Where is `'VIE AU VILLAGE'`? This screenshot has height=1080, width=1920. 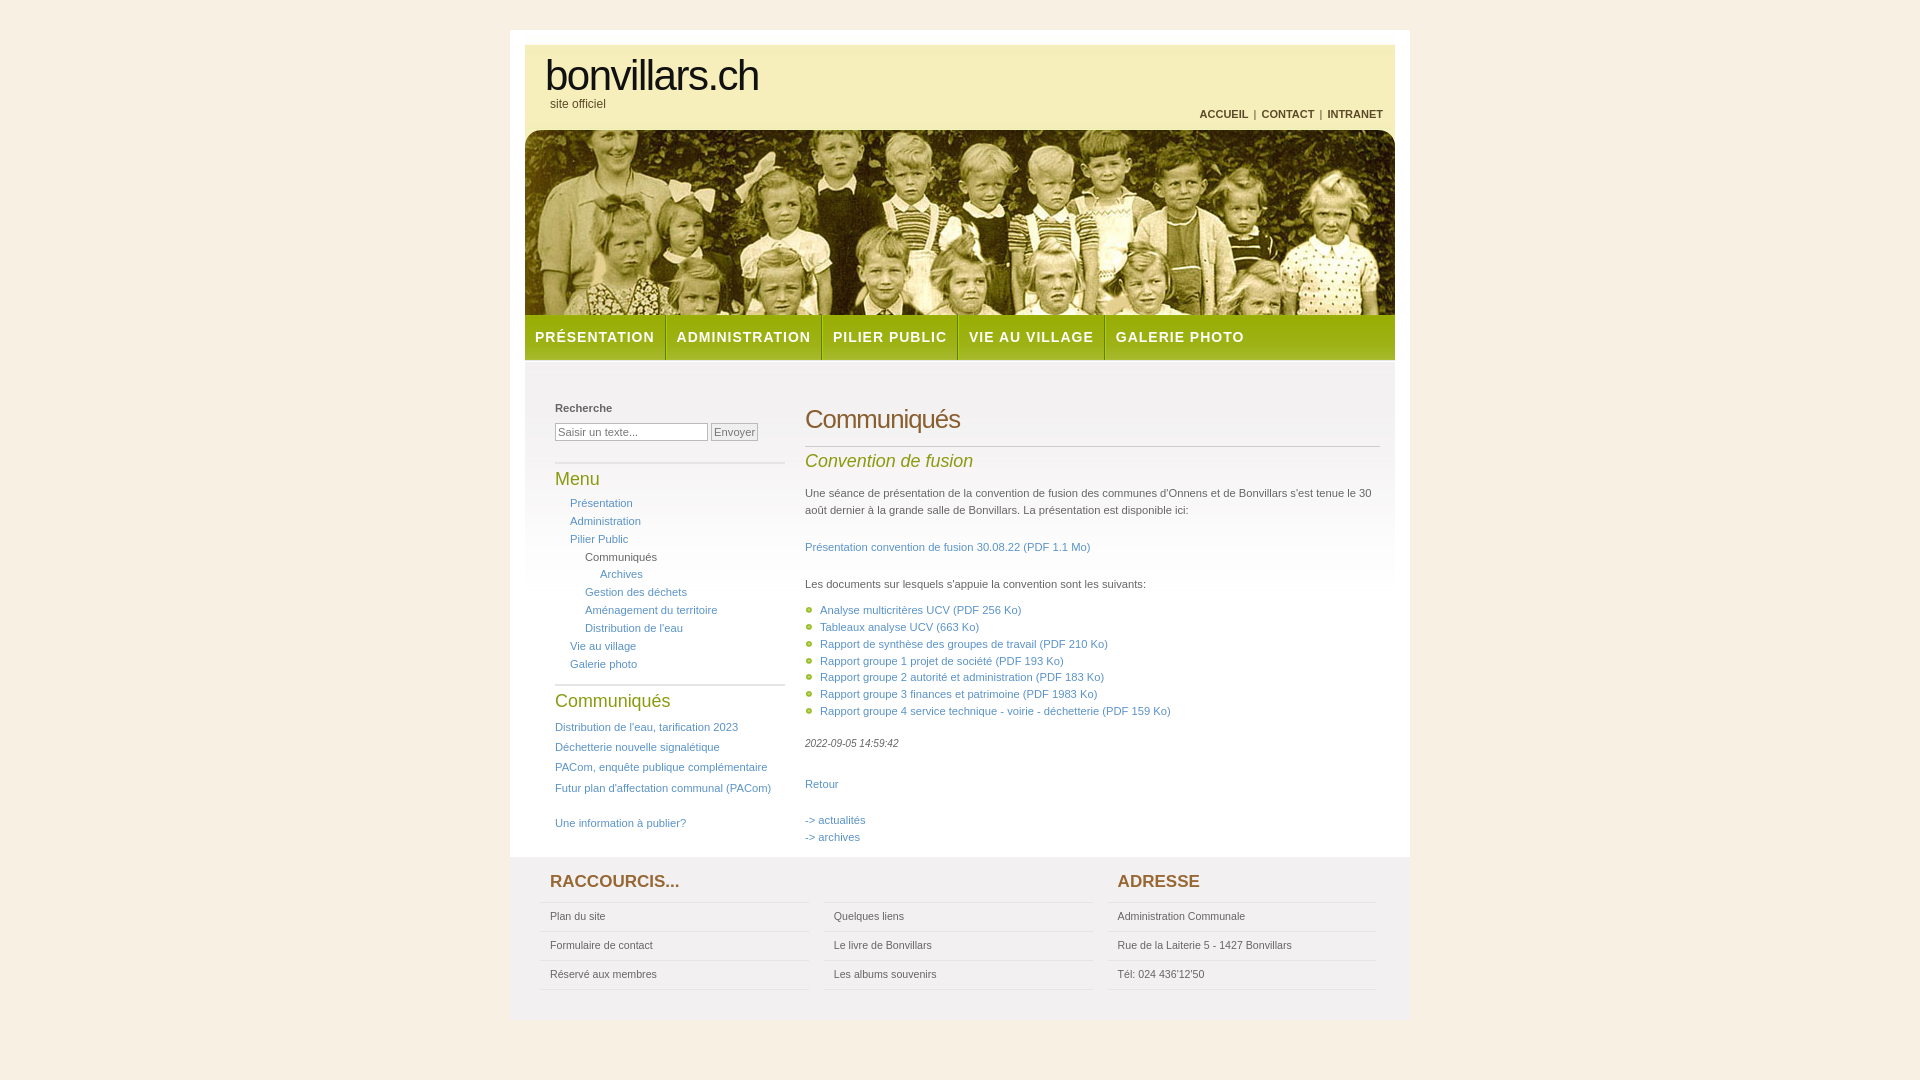
'VIE AU VILLAGE' is located at coordinates (955, 336).